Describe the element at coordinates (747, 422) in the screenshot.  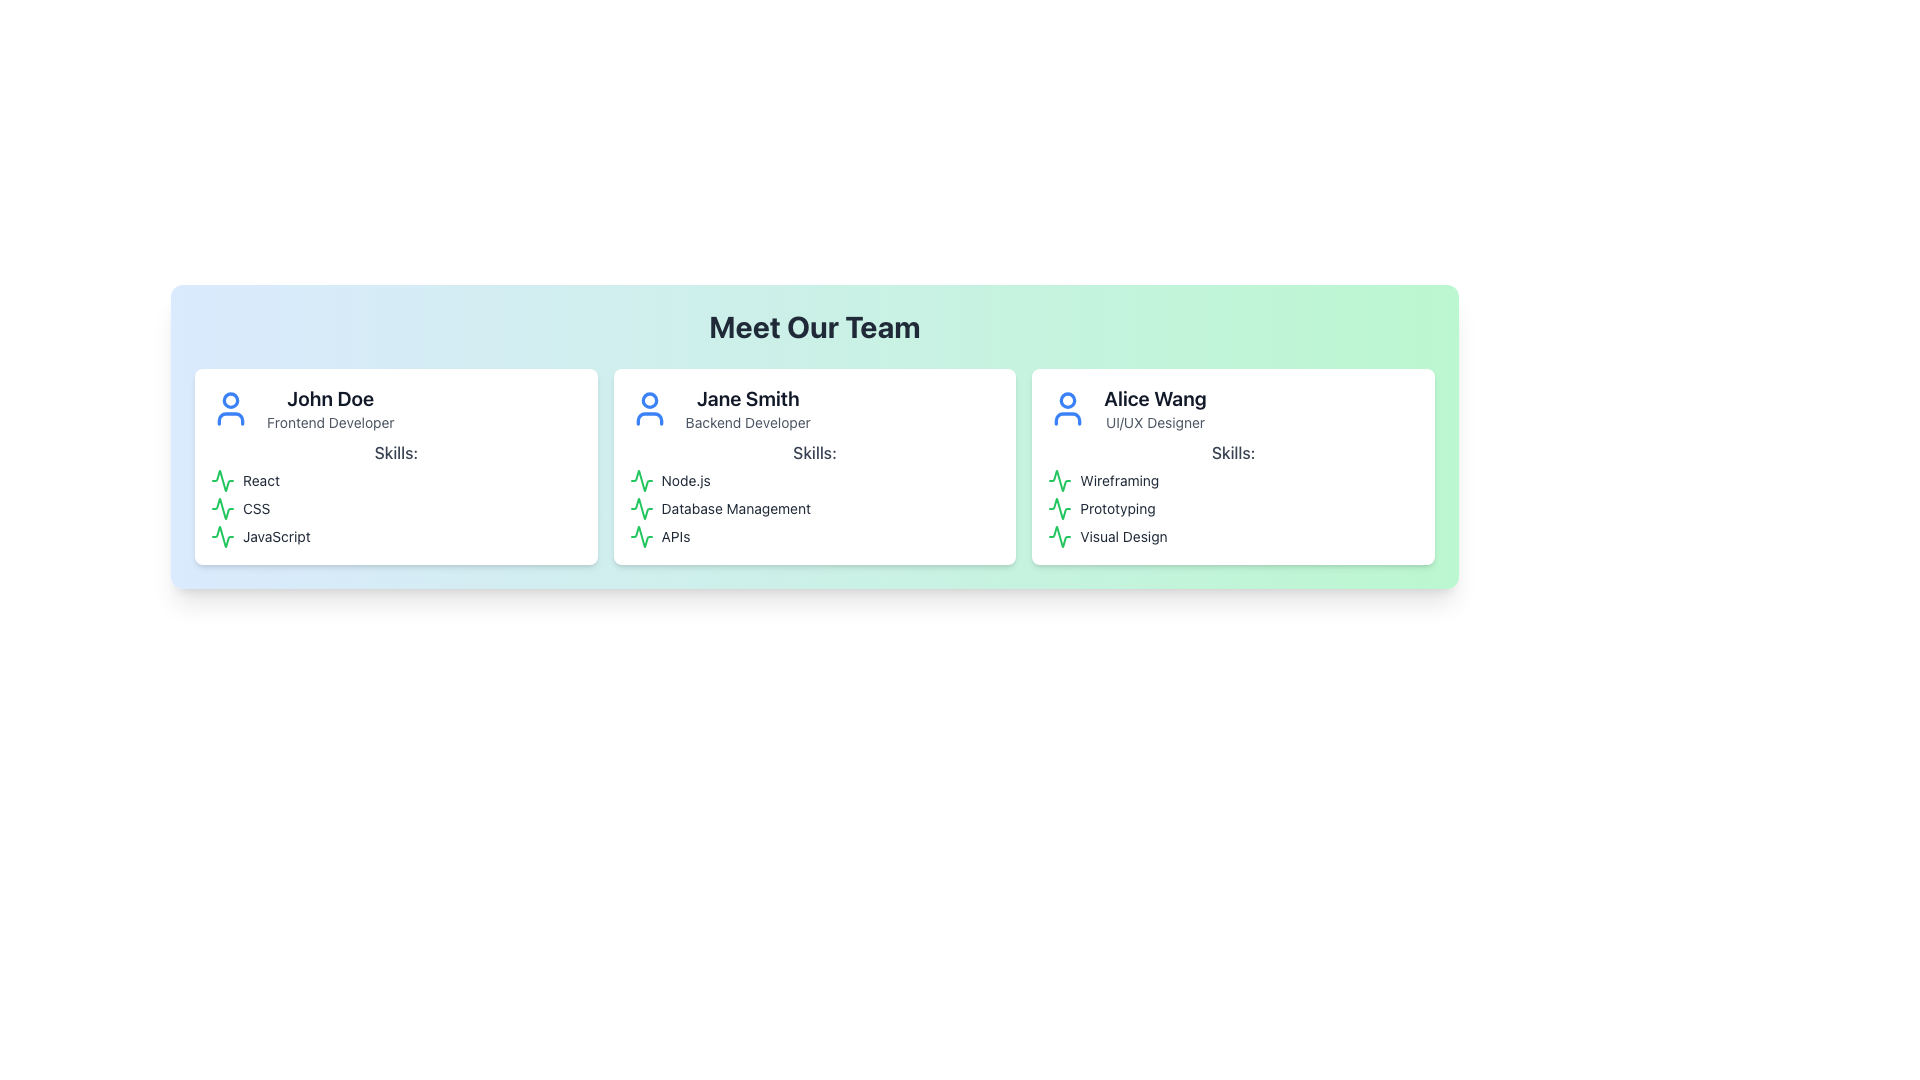
I see `the Text Label indicating the occupation or role of the individual described in the profile card of Jane Smith to understand their expertise area` at that location.